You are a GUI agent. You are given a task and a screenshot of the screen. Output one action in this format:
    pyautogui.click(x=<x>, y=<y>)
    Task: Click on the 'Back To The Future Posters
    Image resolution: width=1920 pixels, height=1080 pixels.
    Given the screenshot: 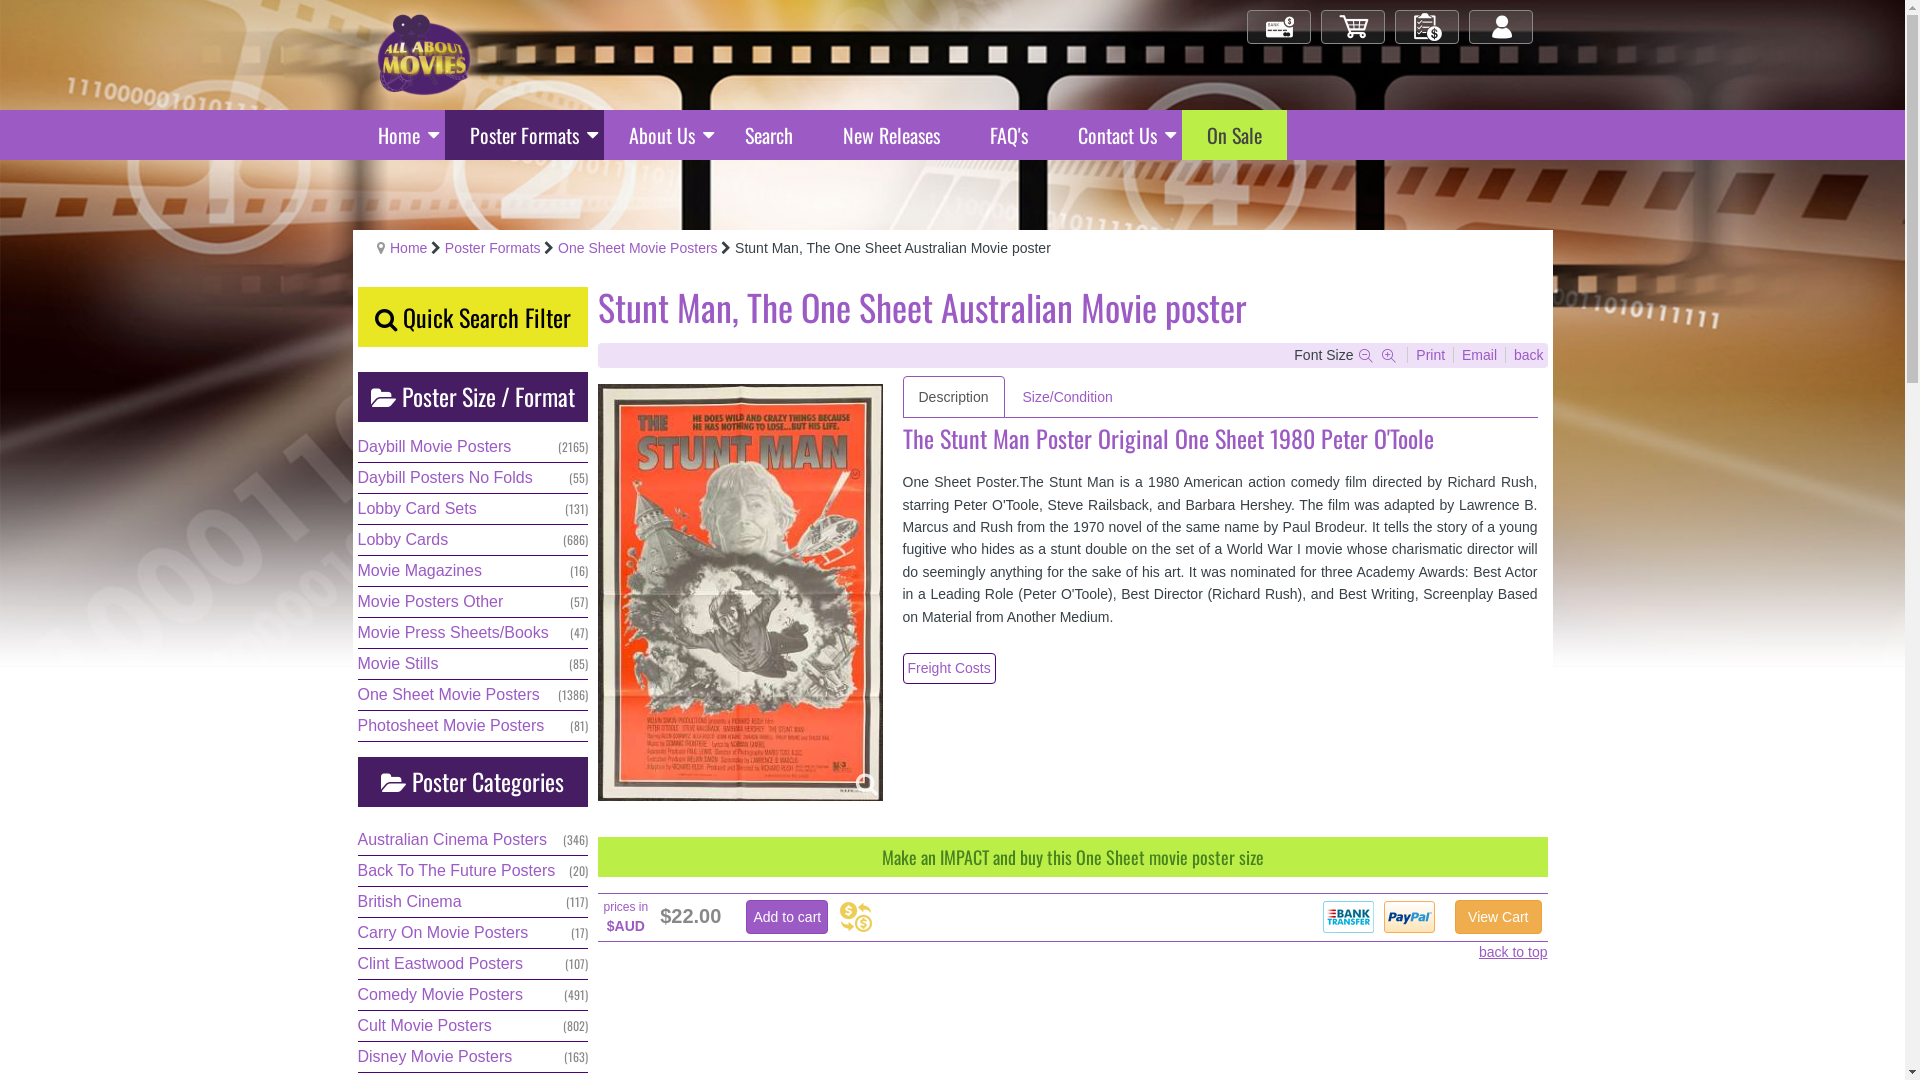 What is the action you would take?
    pyautogui.click(x=472, y=870)
    